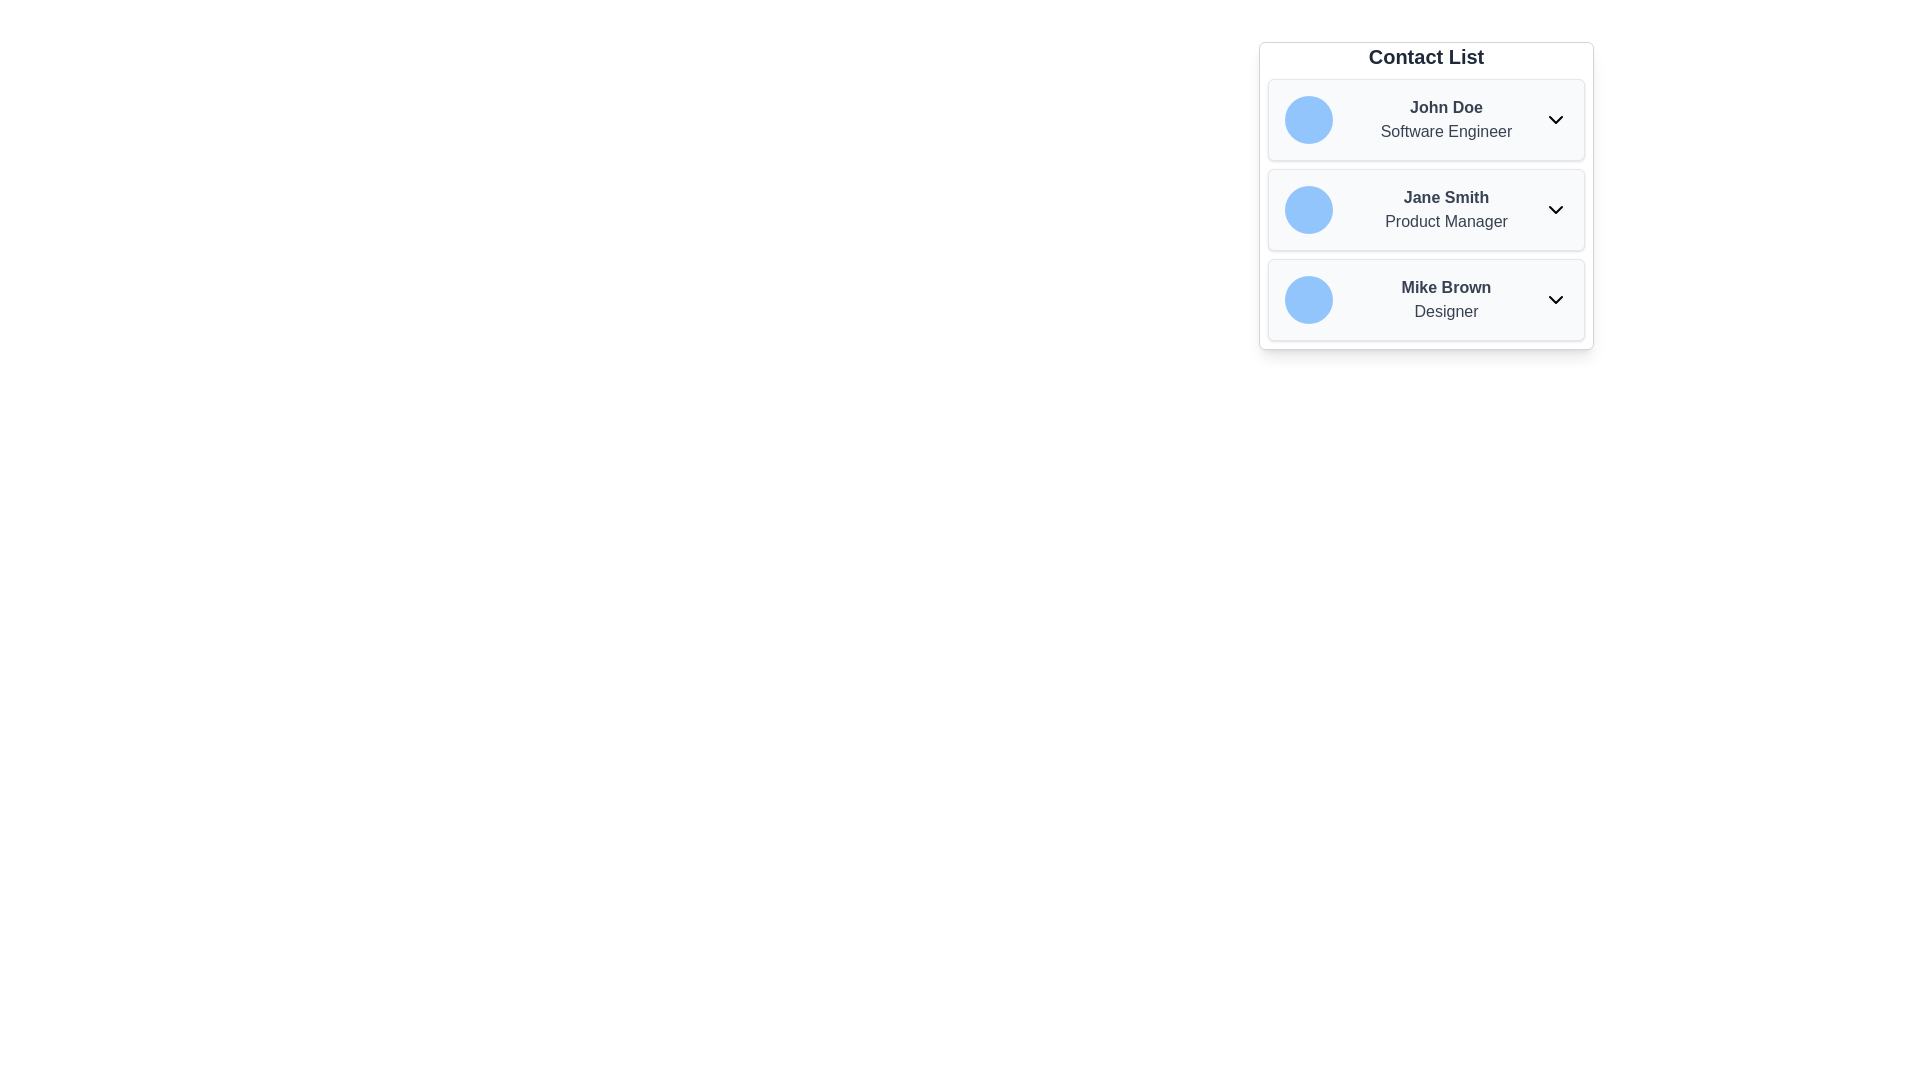  Describe the element at coordinates (1554, 209) in the screenshot. I see `the downward-pointing chevron icon associated with 'Jane Smith Product Manager' through keyboard navigation` at that location.